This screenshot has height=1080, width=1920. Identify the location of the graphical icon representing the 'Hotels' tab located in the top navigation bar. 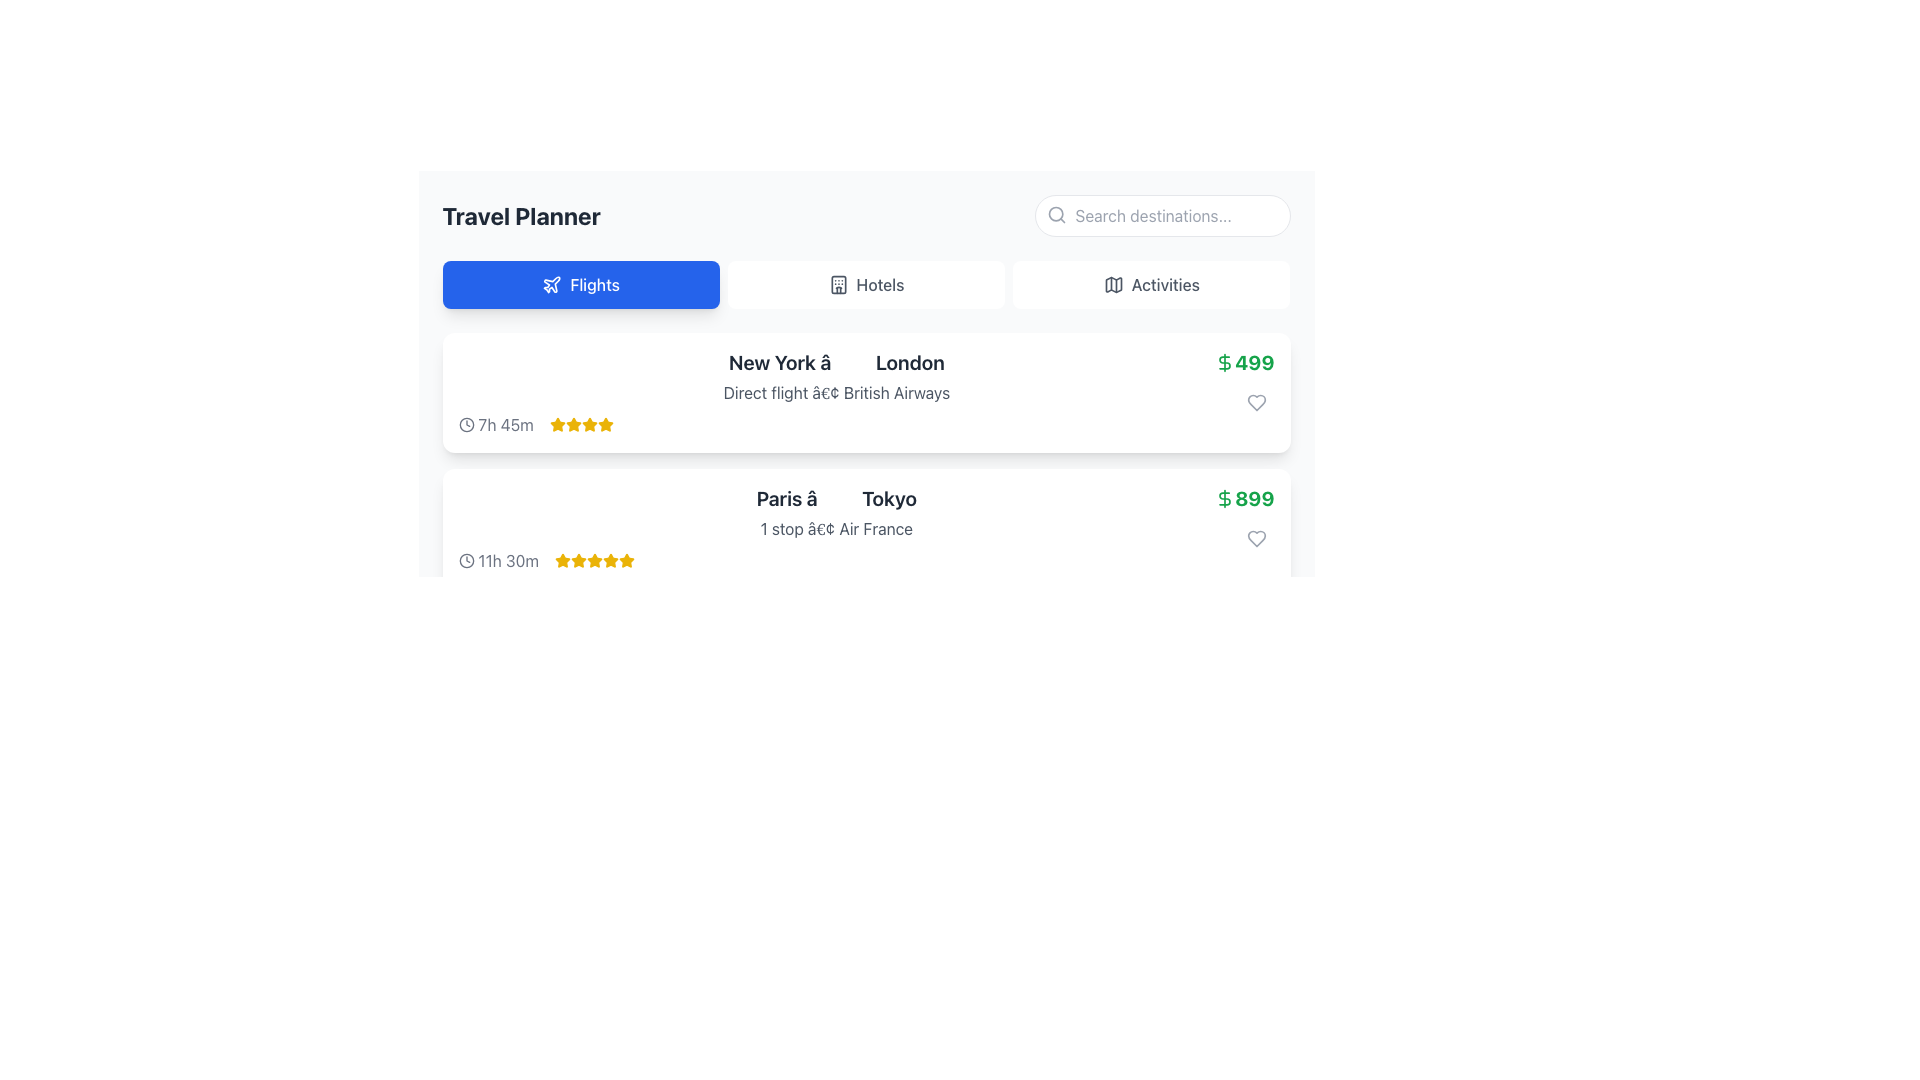
(838, 285).